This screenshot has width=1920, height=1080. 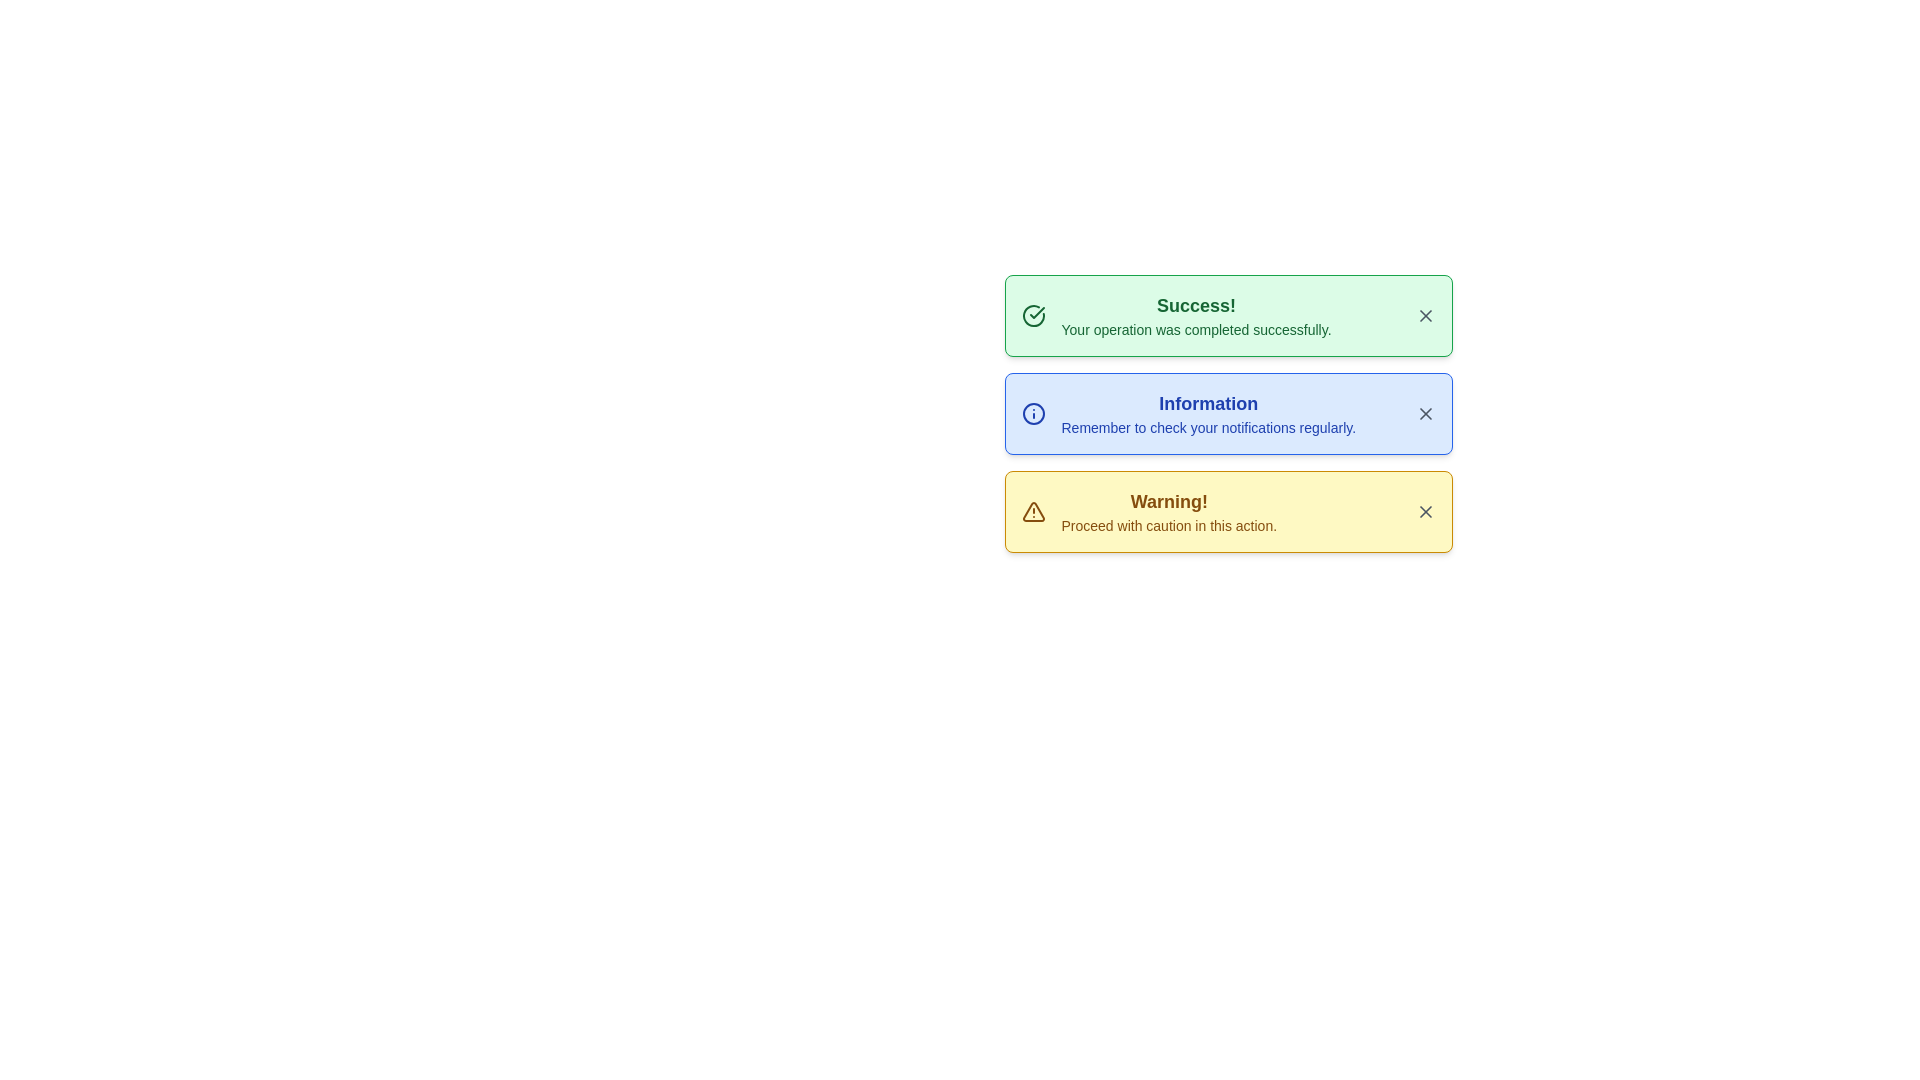 I want to click on the close icon located at the top-right corner of the notification card, so click(x=1424, y=511).